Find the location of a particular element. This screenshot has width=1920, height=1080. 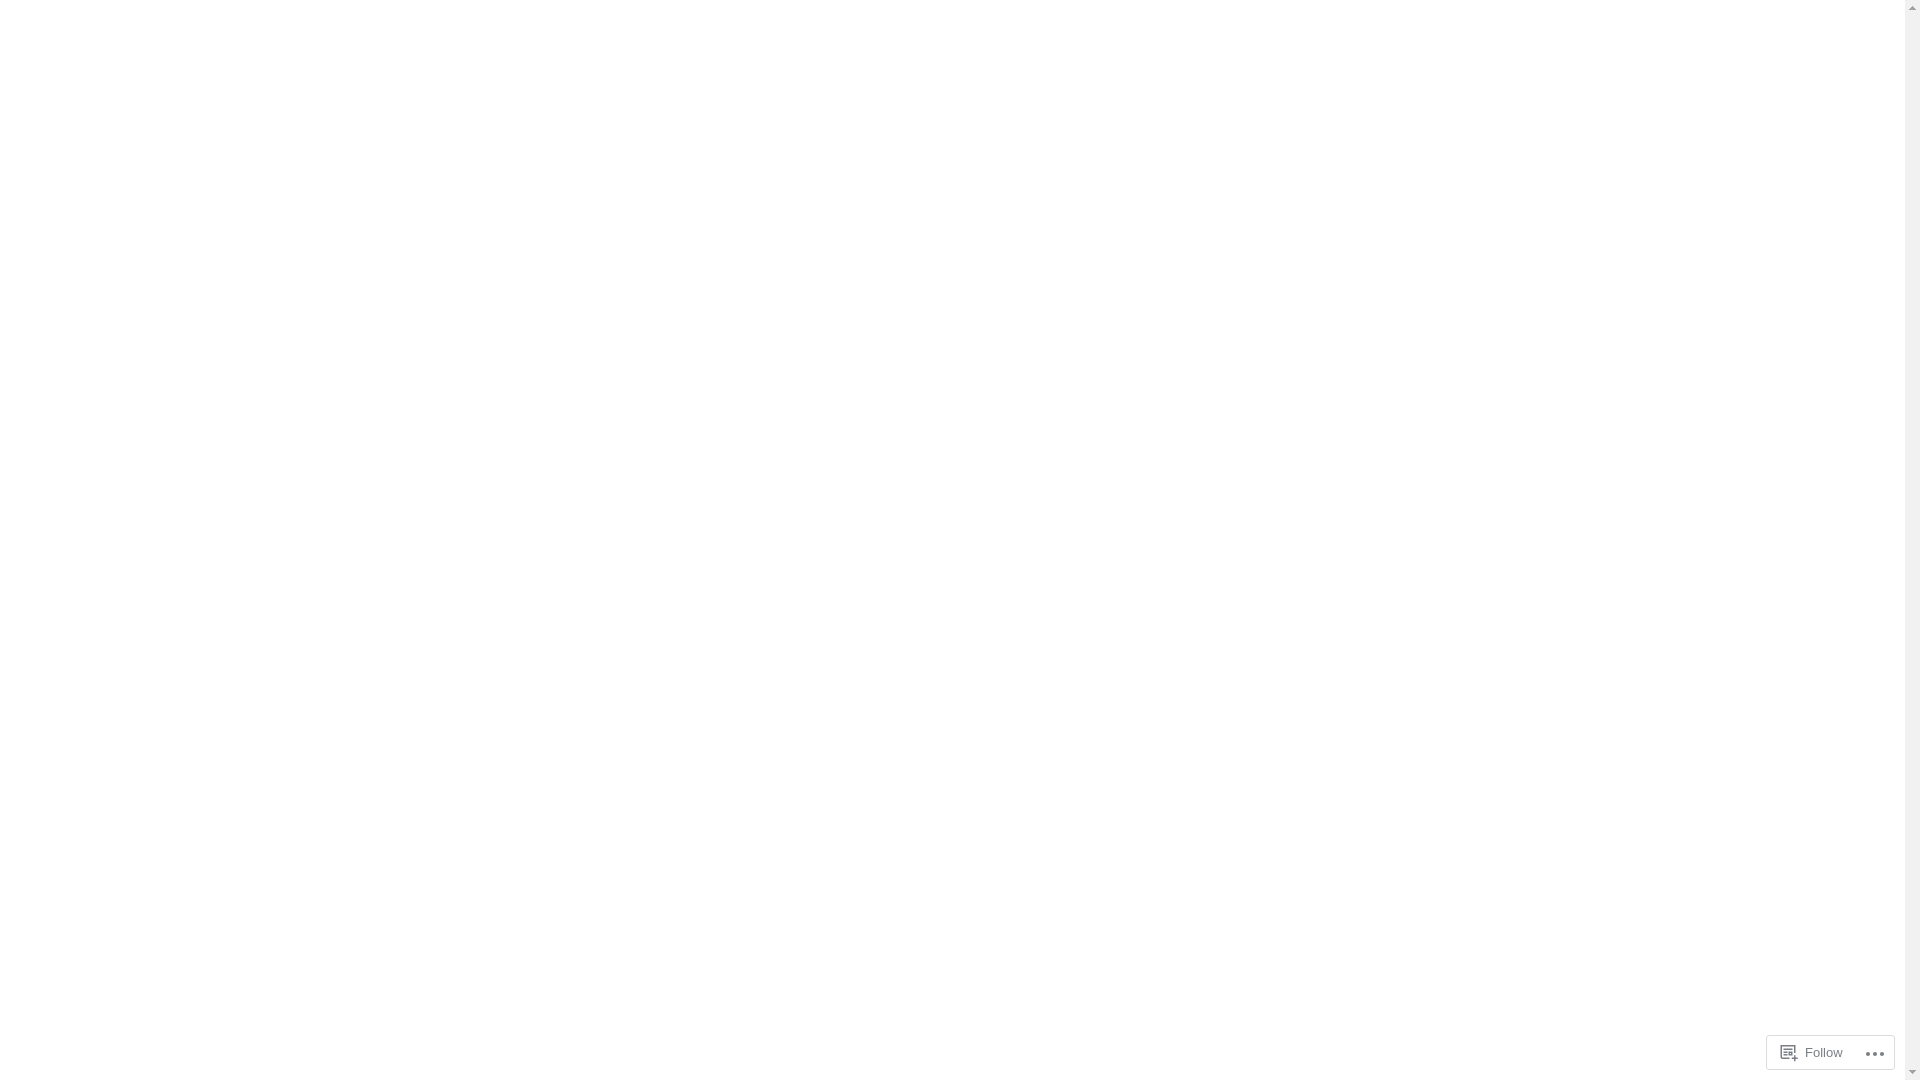

'Follow' is located at coordinates (1812, 1051).